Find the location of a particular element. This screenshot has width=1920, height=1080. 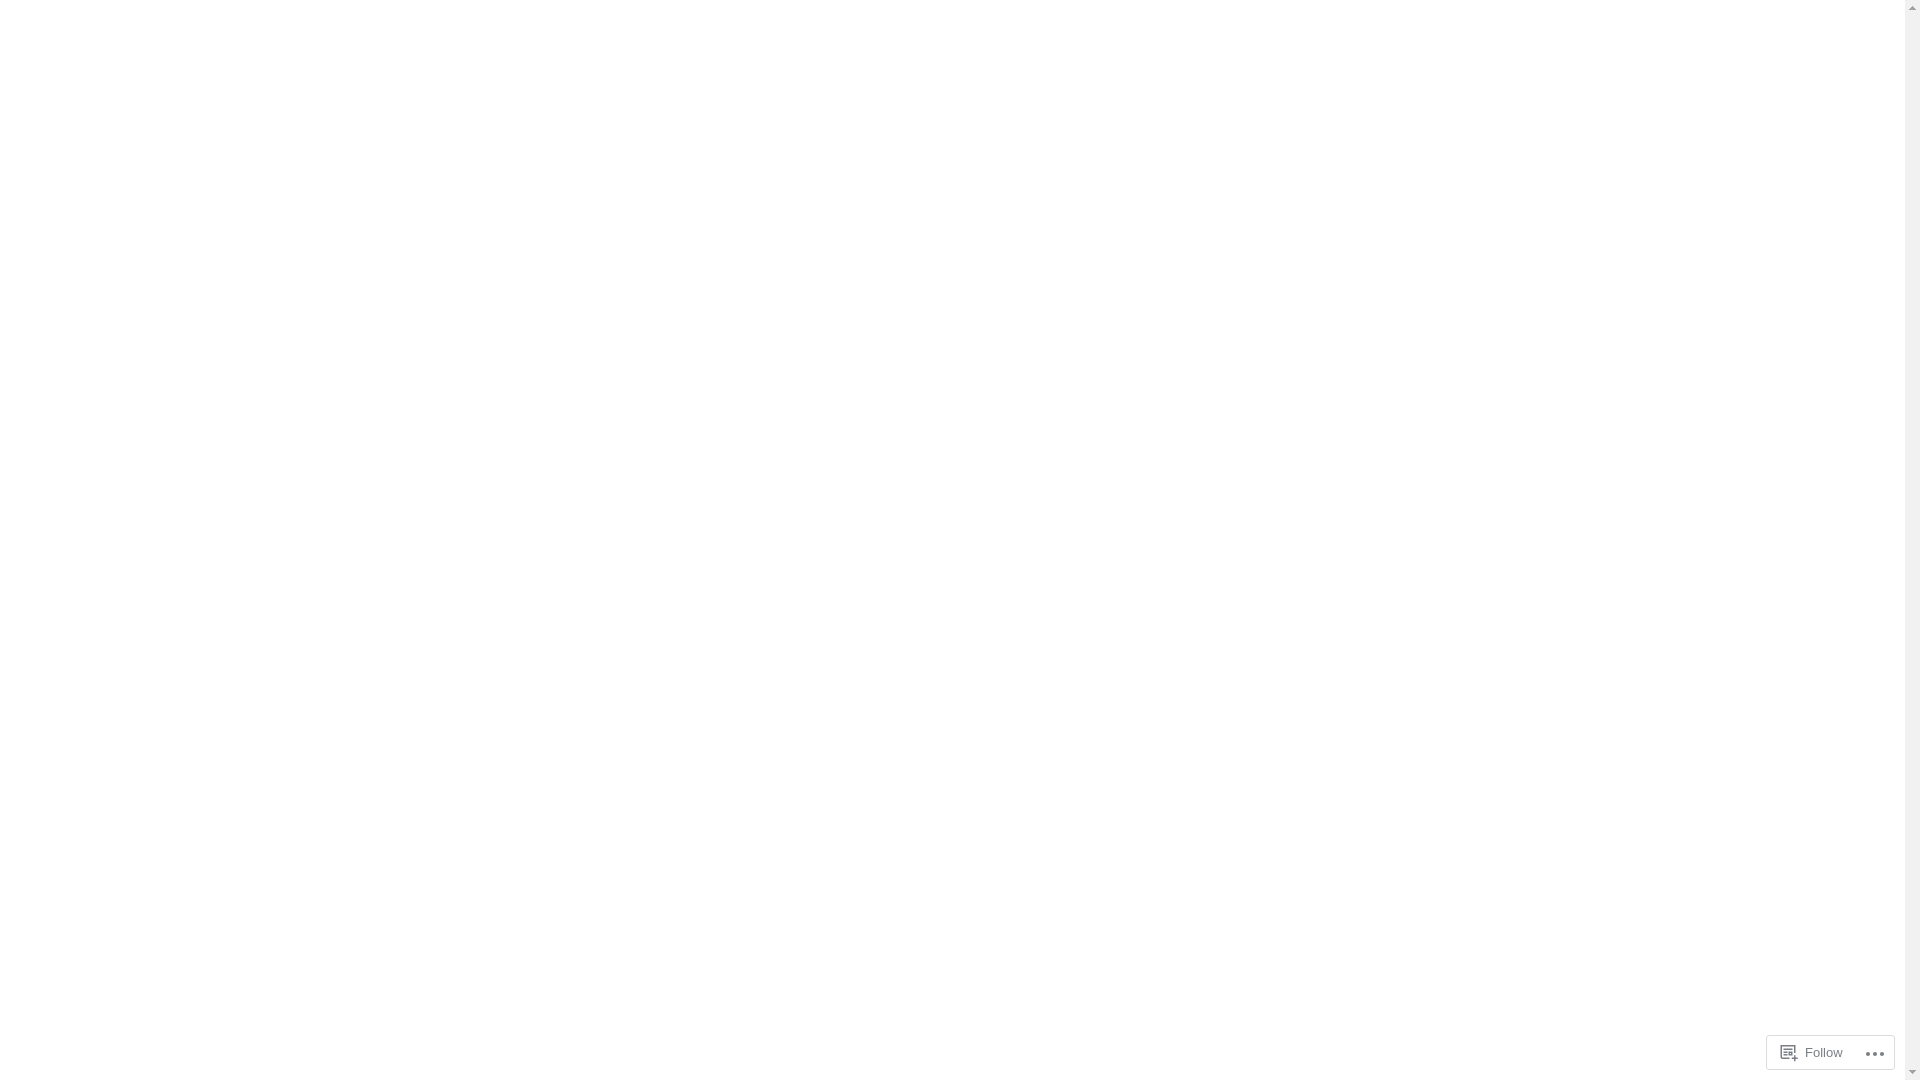

'Follow' is located at coordinates (1812, 1051).